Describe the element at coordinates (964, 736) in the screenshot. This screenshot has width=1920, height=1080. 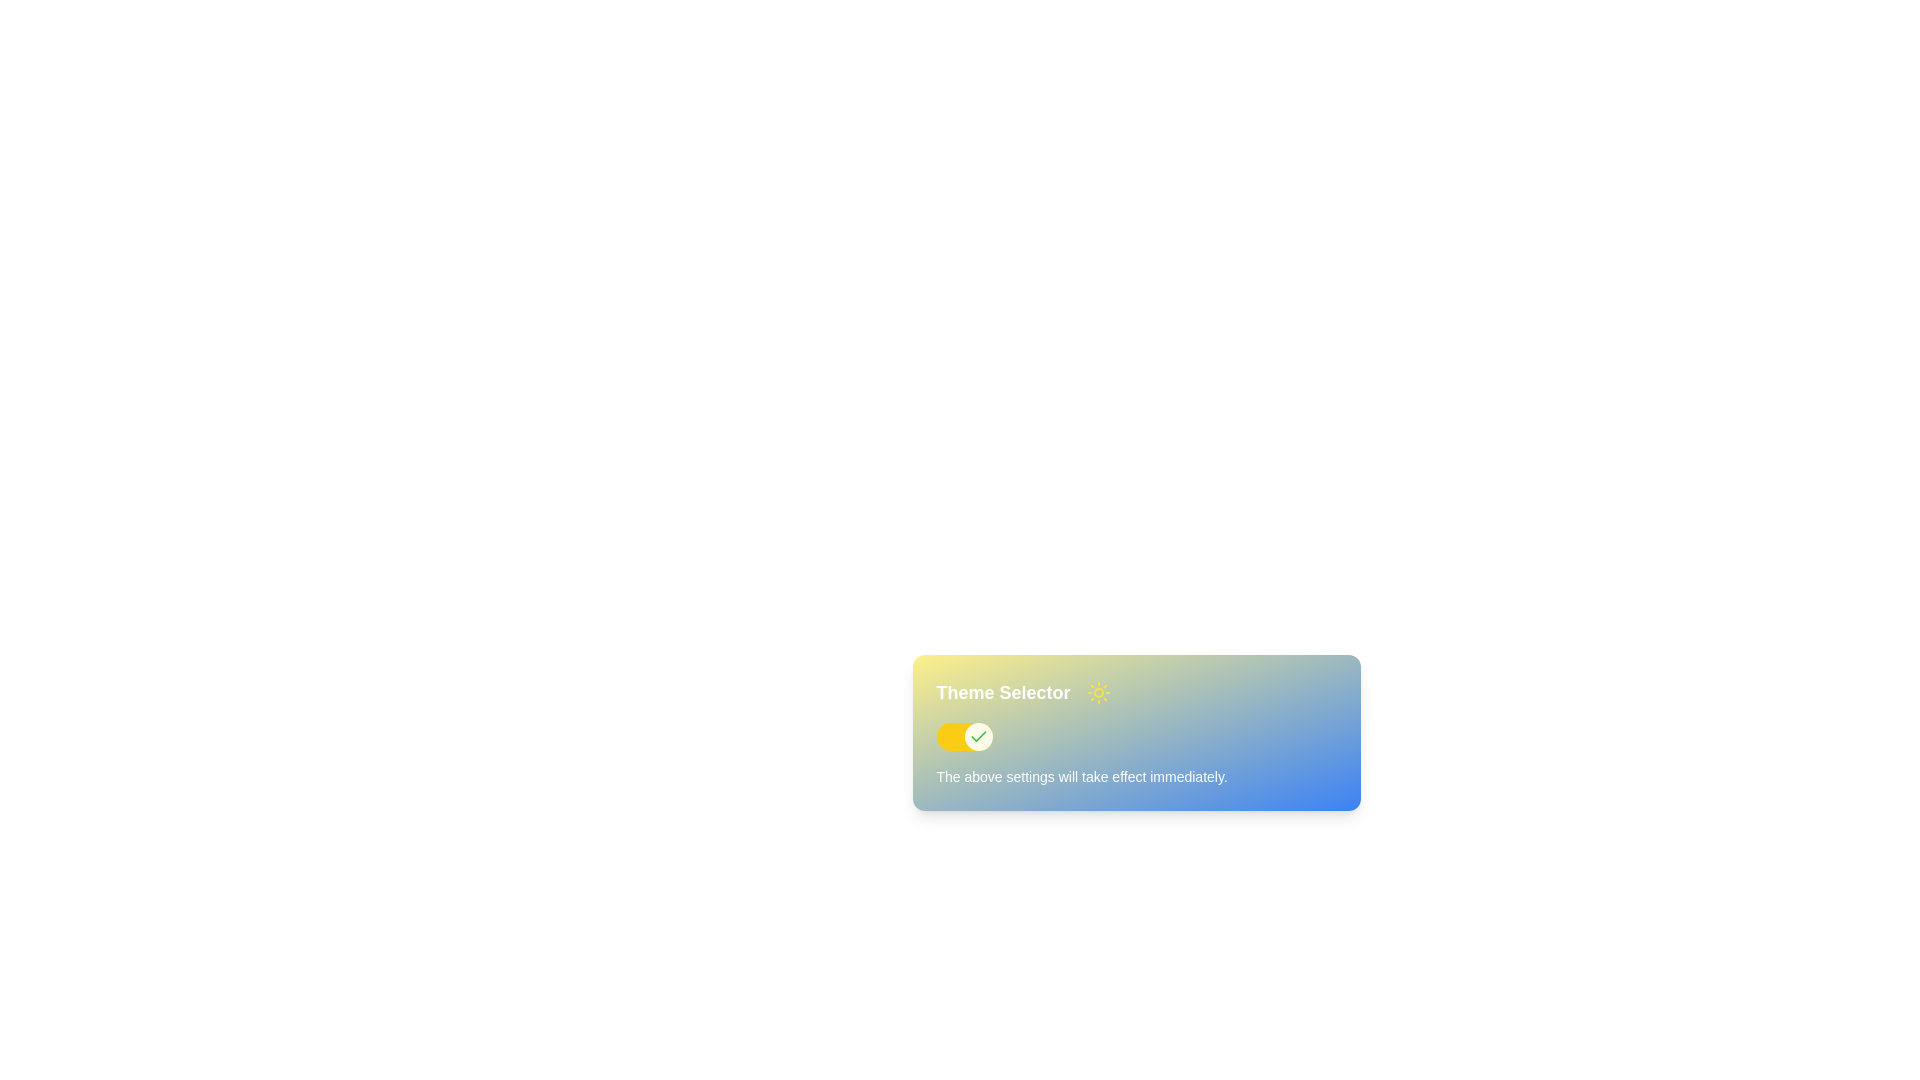
I see `the toggle switch located below the 'Theme Selector' text` at that location.